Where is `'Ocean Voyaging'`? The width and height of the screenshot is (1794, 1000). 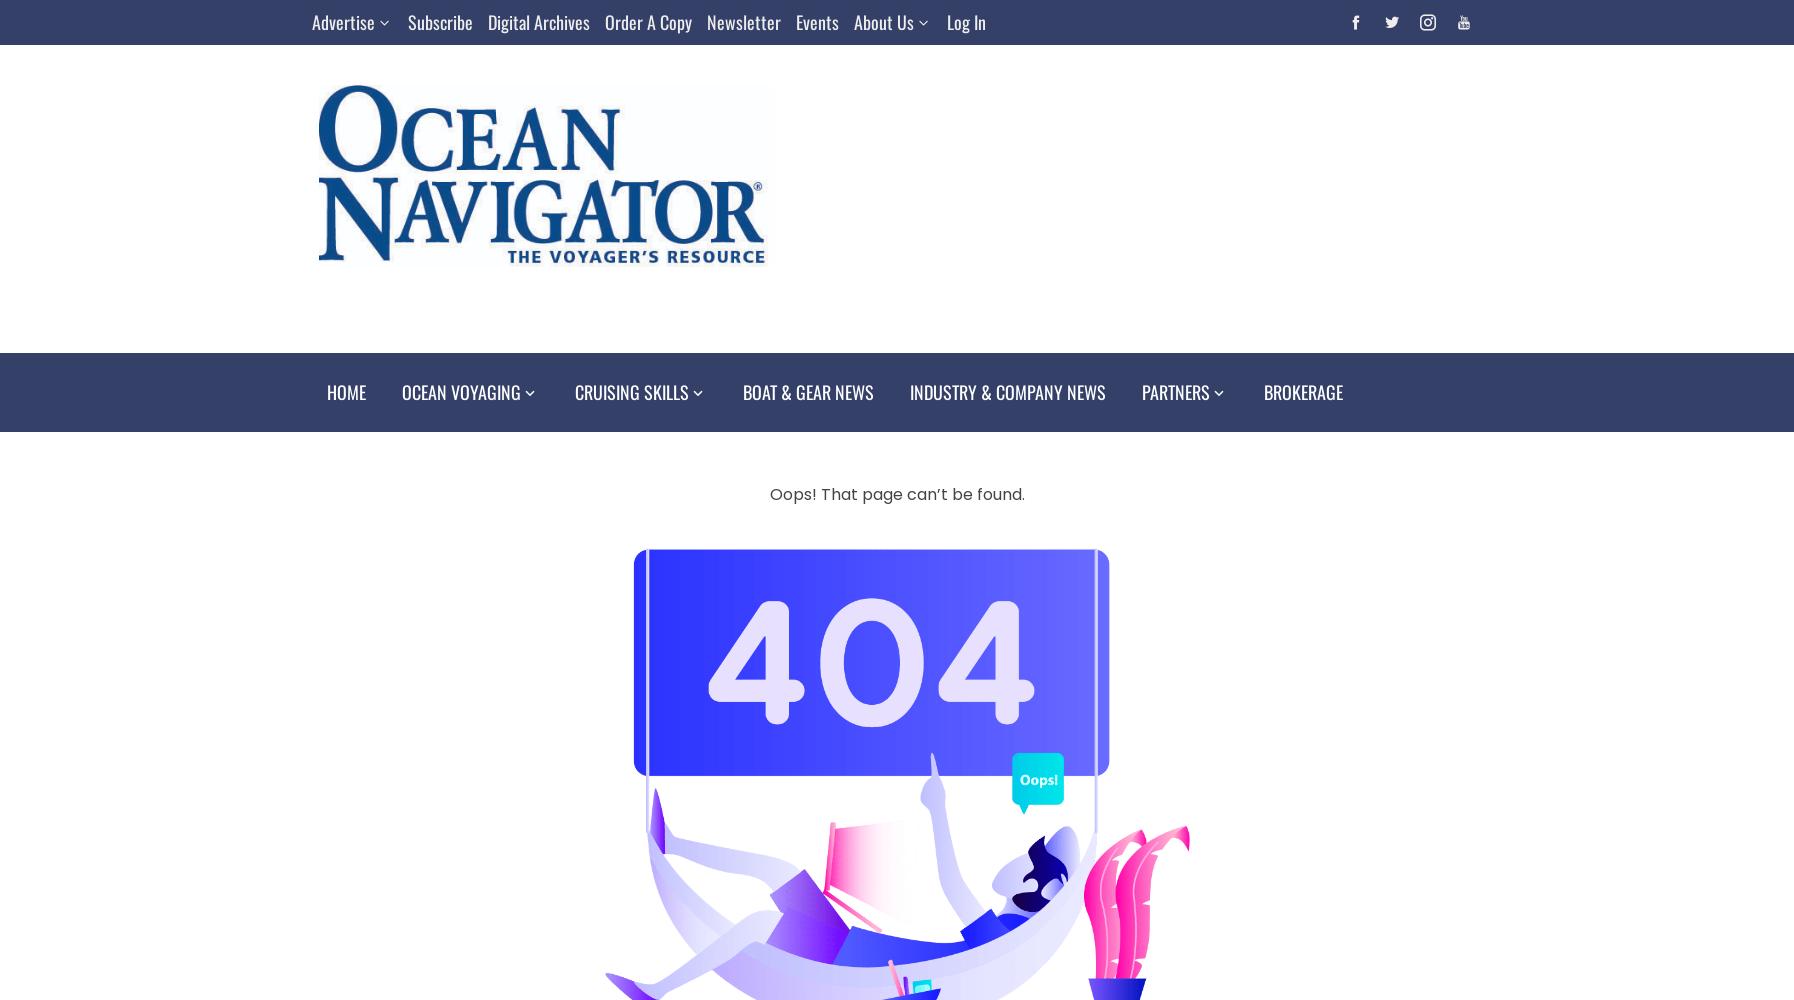
'Ocean Voyaging' is located at coordinates (401, 392).